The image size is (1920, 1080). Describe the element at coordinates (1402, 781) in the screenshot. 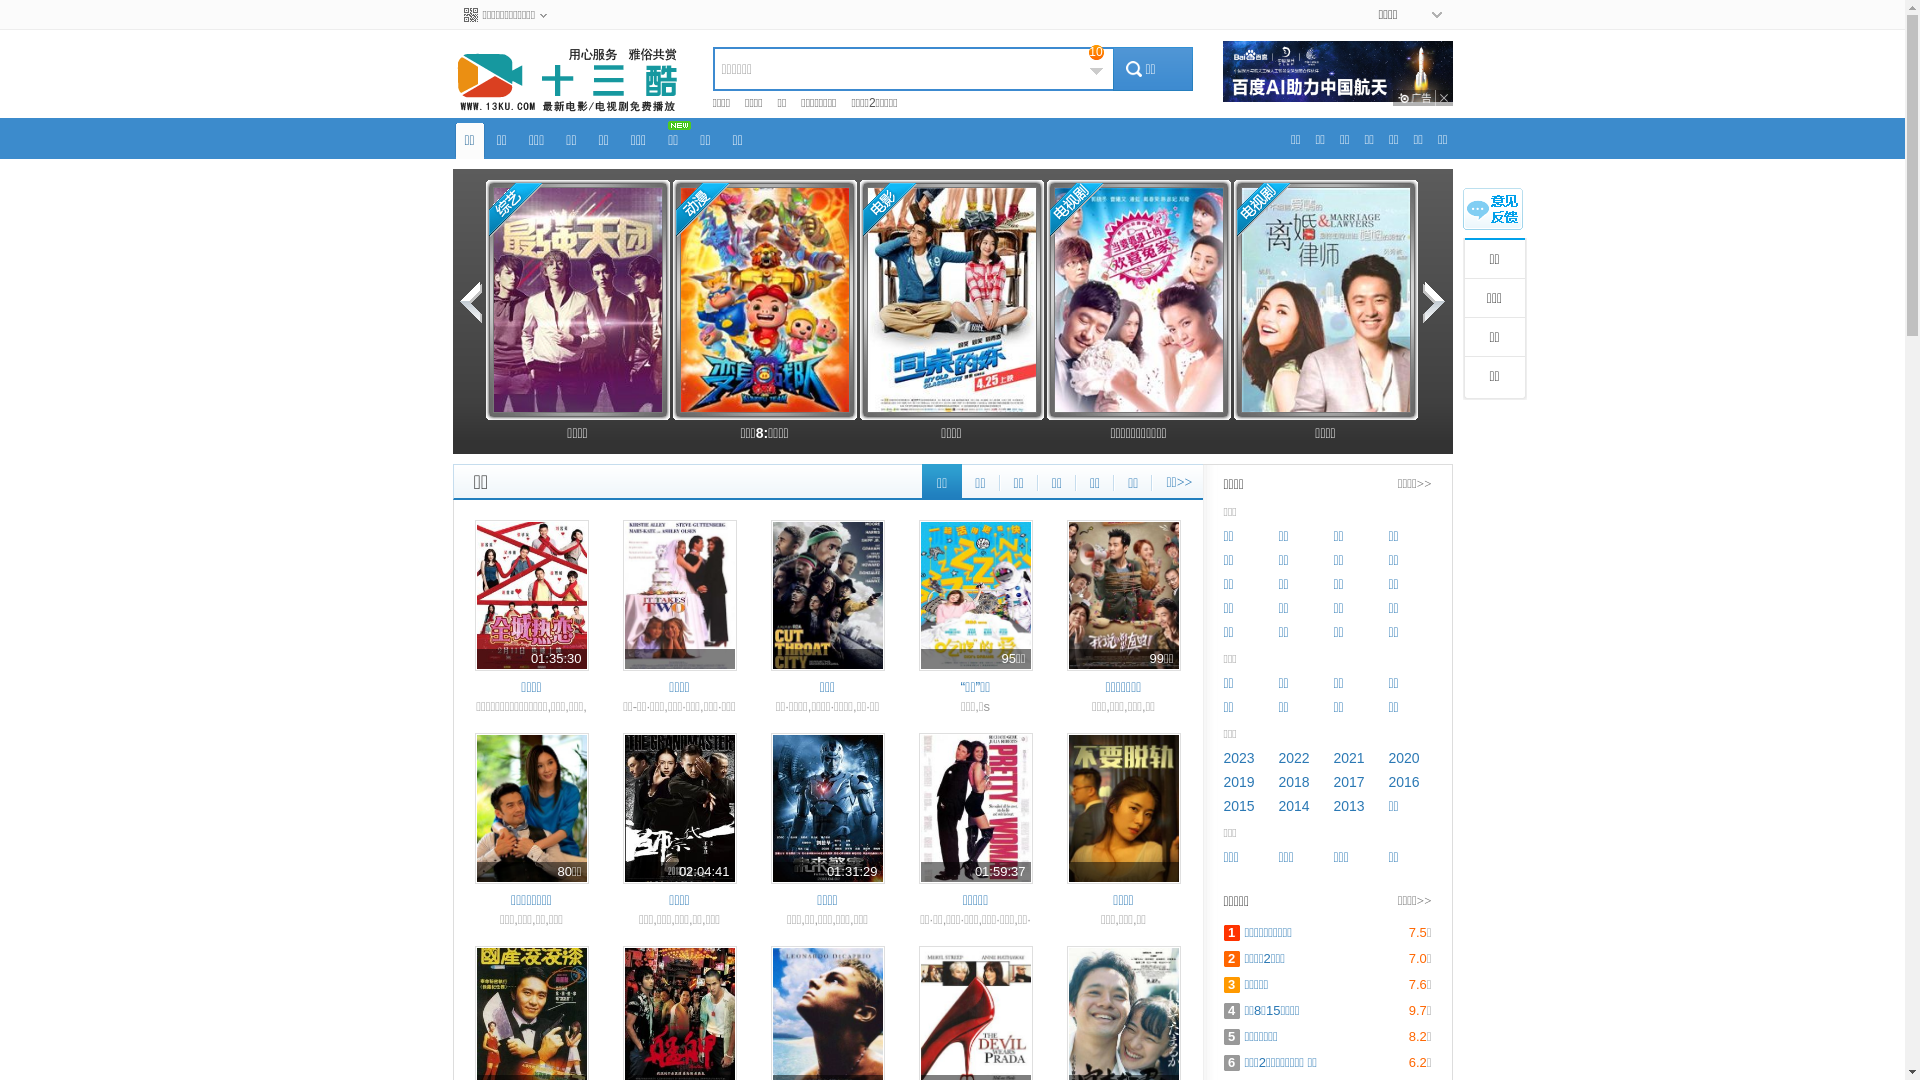

I see `'2016'` at that location.